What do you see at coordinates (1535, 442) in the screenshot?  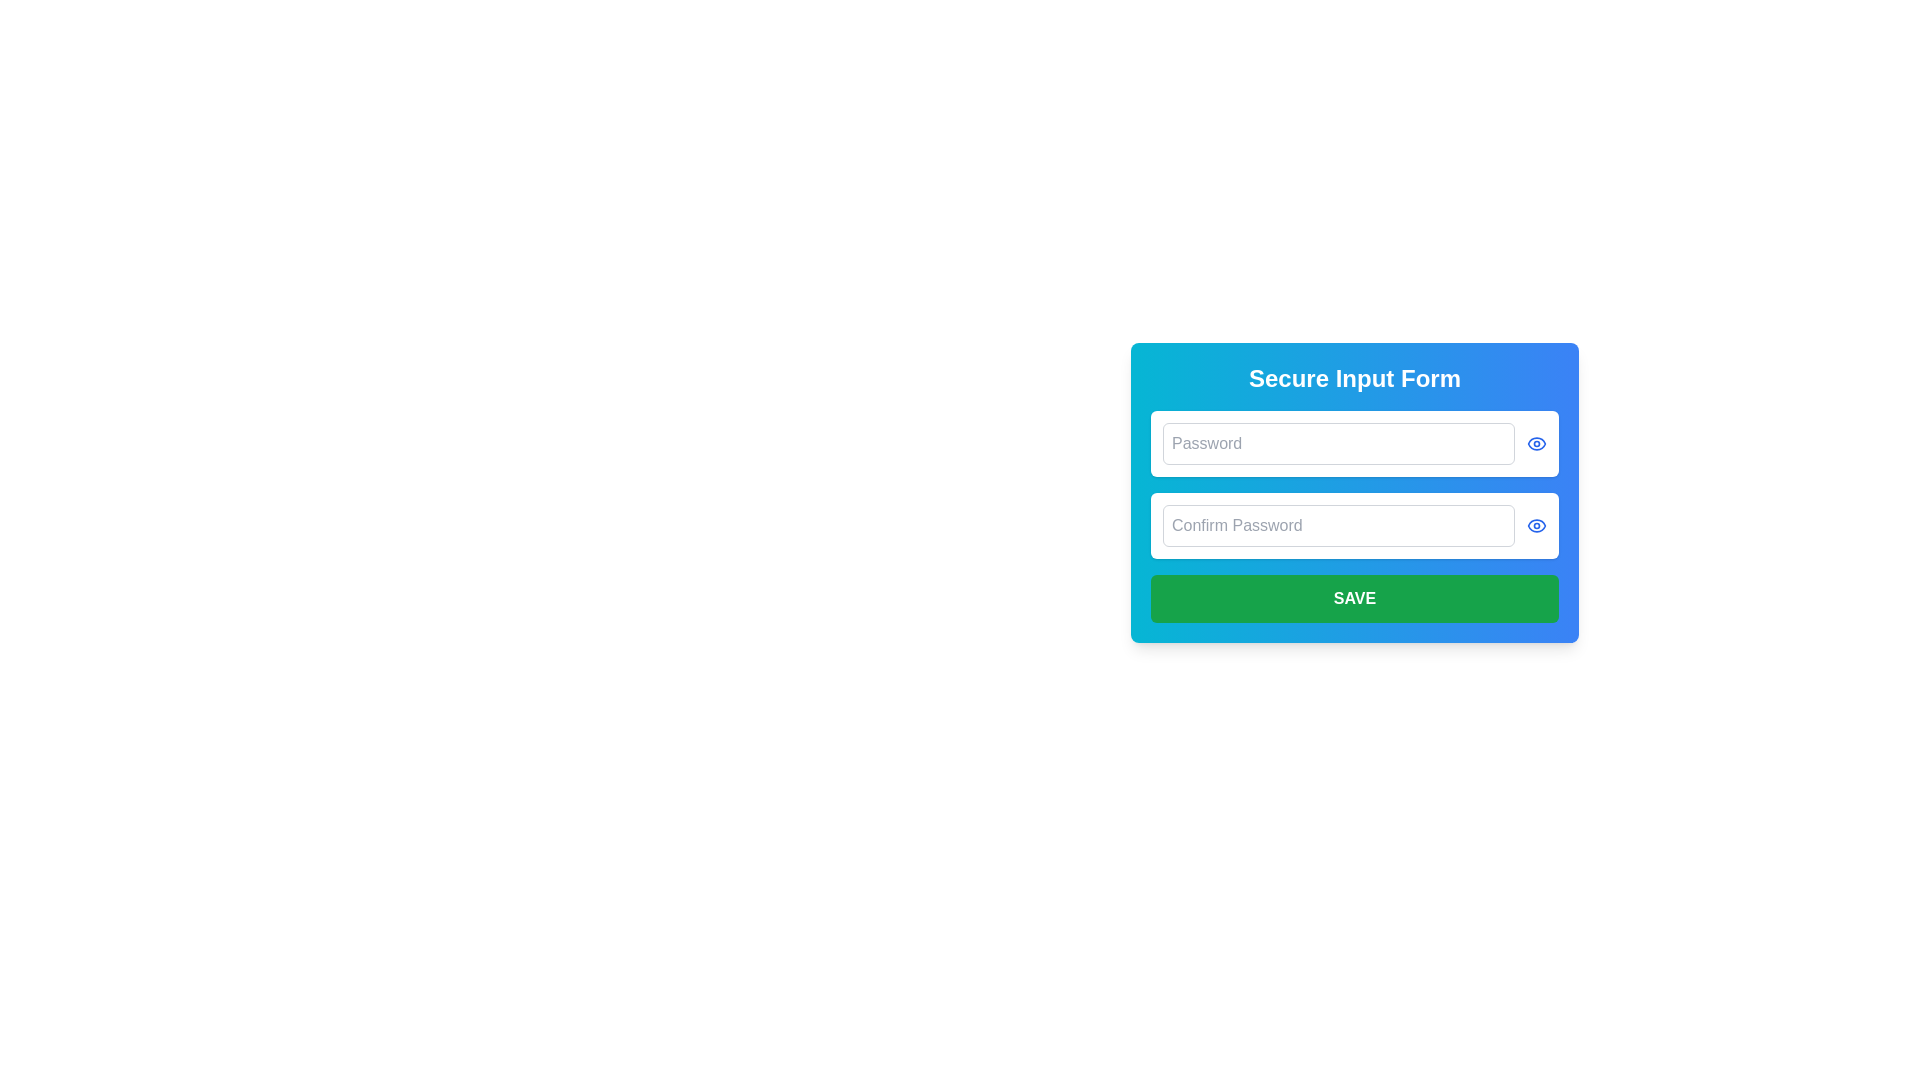 I see `the blue eye-shaped button to the right of the 'Password' input field` at bounding box center [1535, 442].